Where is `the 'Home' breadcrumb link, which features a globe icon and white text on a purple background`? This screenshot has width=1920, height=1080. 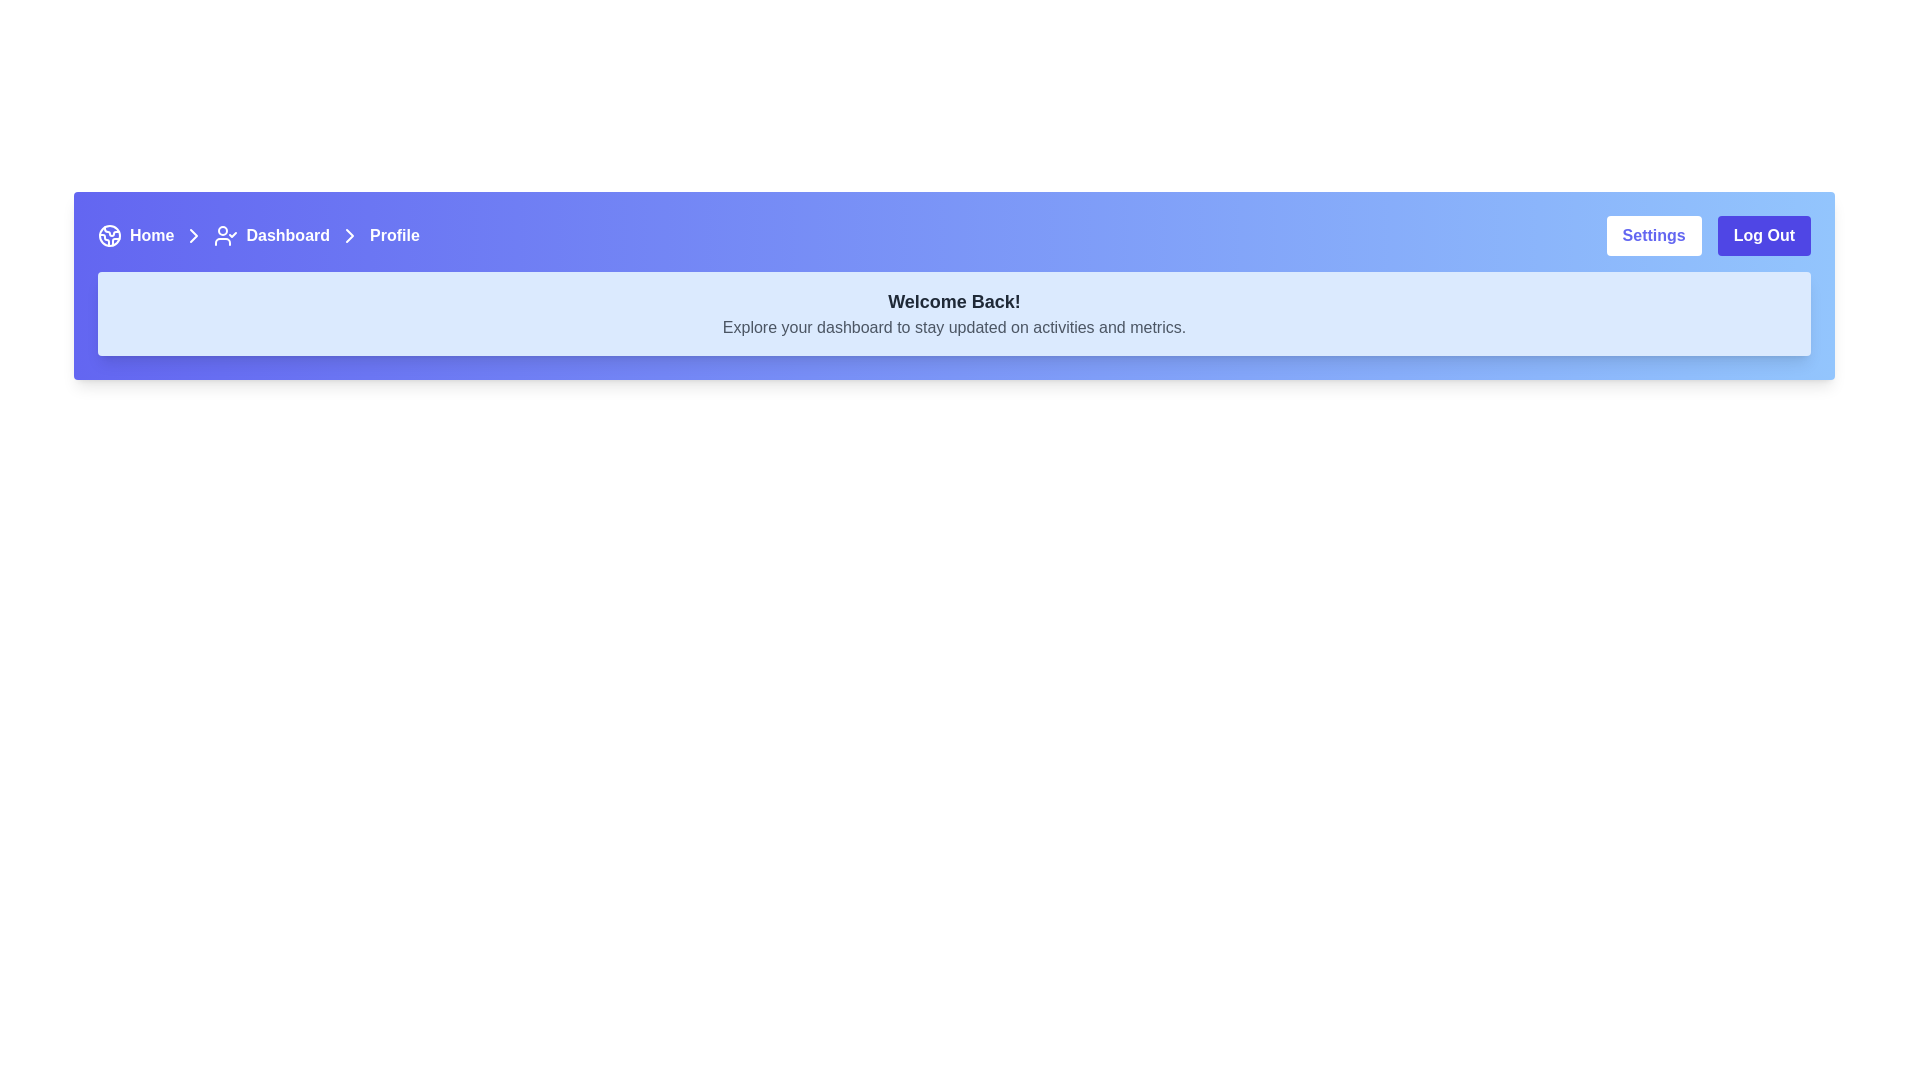 the 'Home' breadcrumb link, which features a globe icon and white text on a purple background is located at coordinates (155, 234).